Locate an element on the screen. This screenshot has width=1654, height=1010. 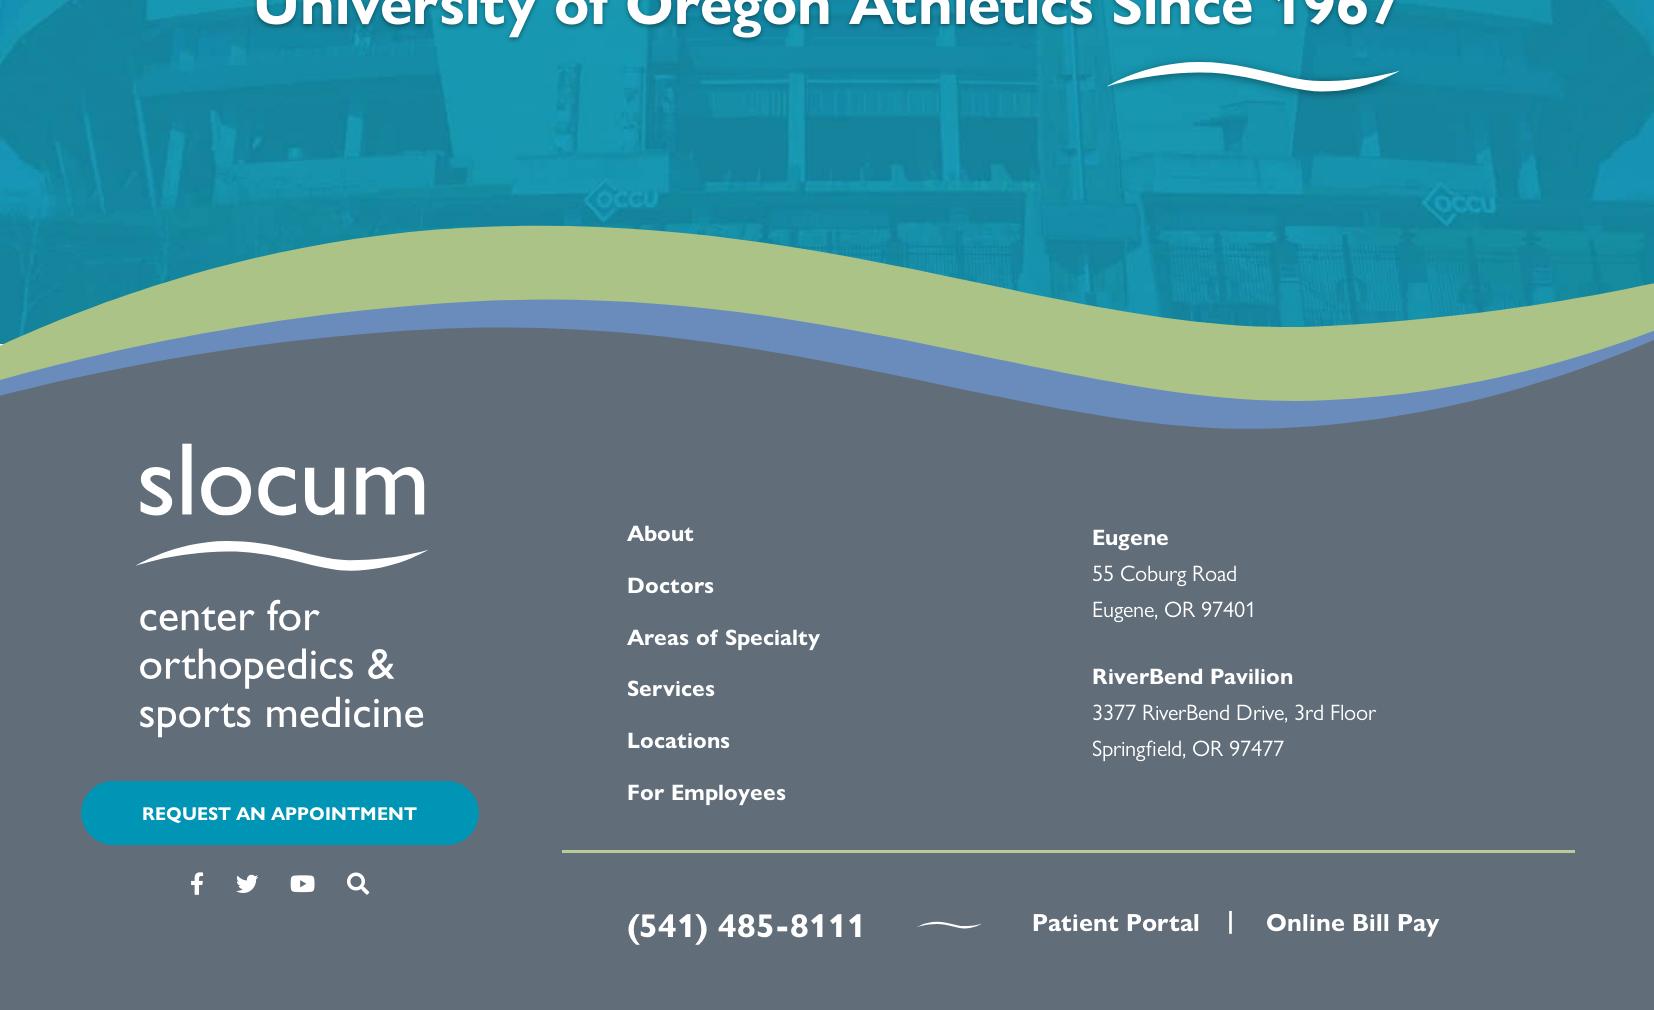
'For Employees' is located at coordinates (706, 791).